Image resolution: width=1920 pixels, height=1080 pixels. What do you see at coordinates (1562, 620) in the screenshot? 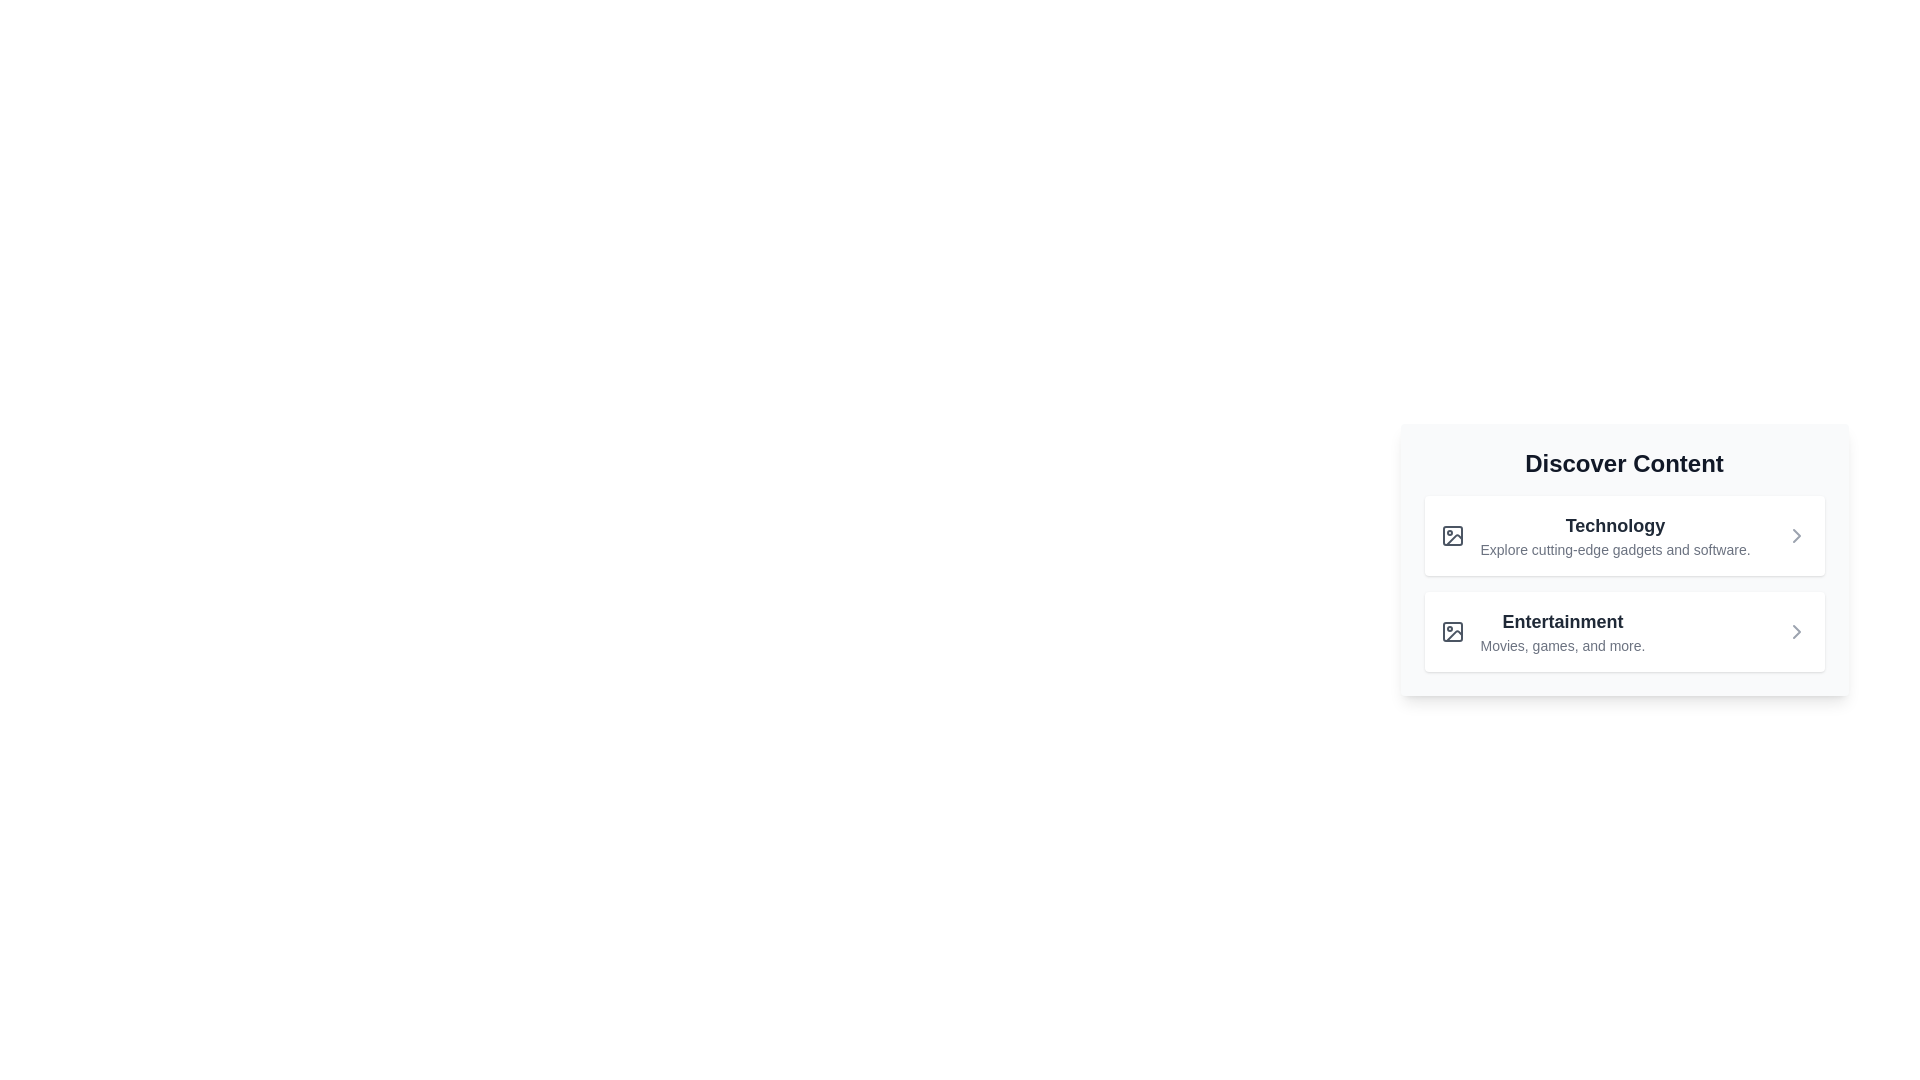
I see `the text label styled as a heading that displays the title 'Entertainment', which is visually distinct in bold dark gray font against a light background, located near the bottom of a card-like section under 'Discover Content'` at bounding box center [1562, 620].